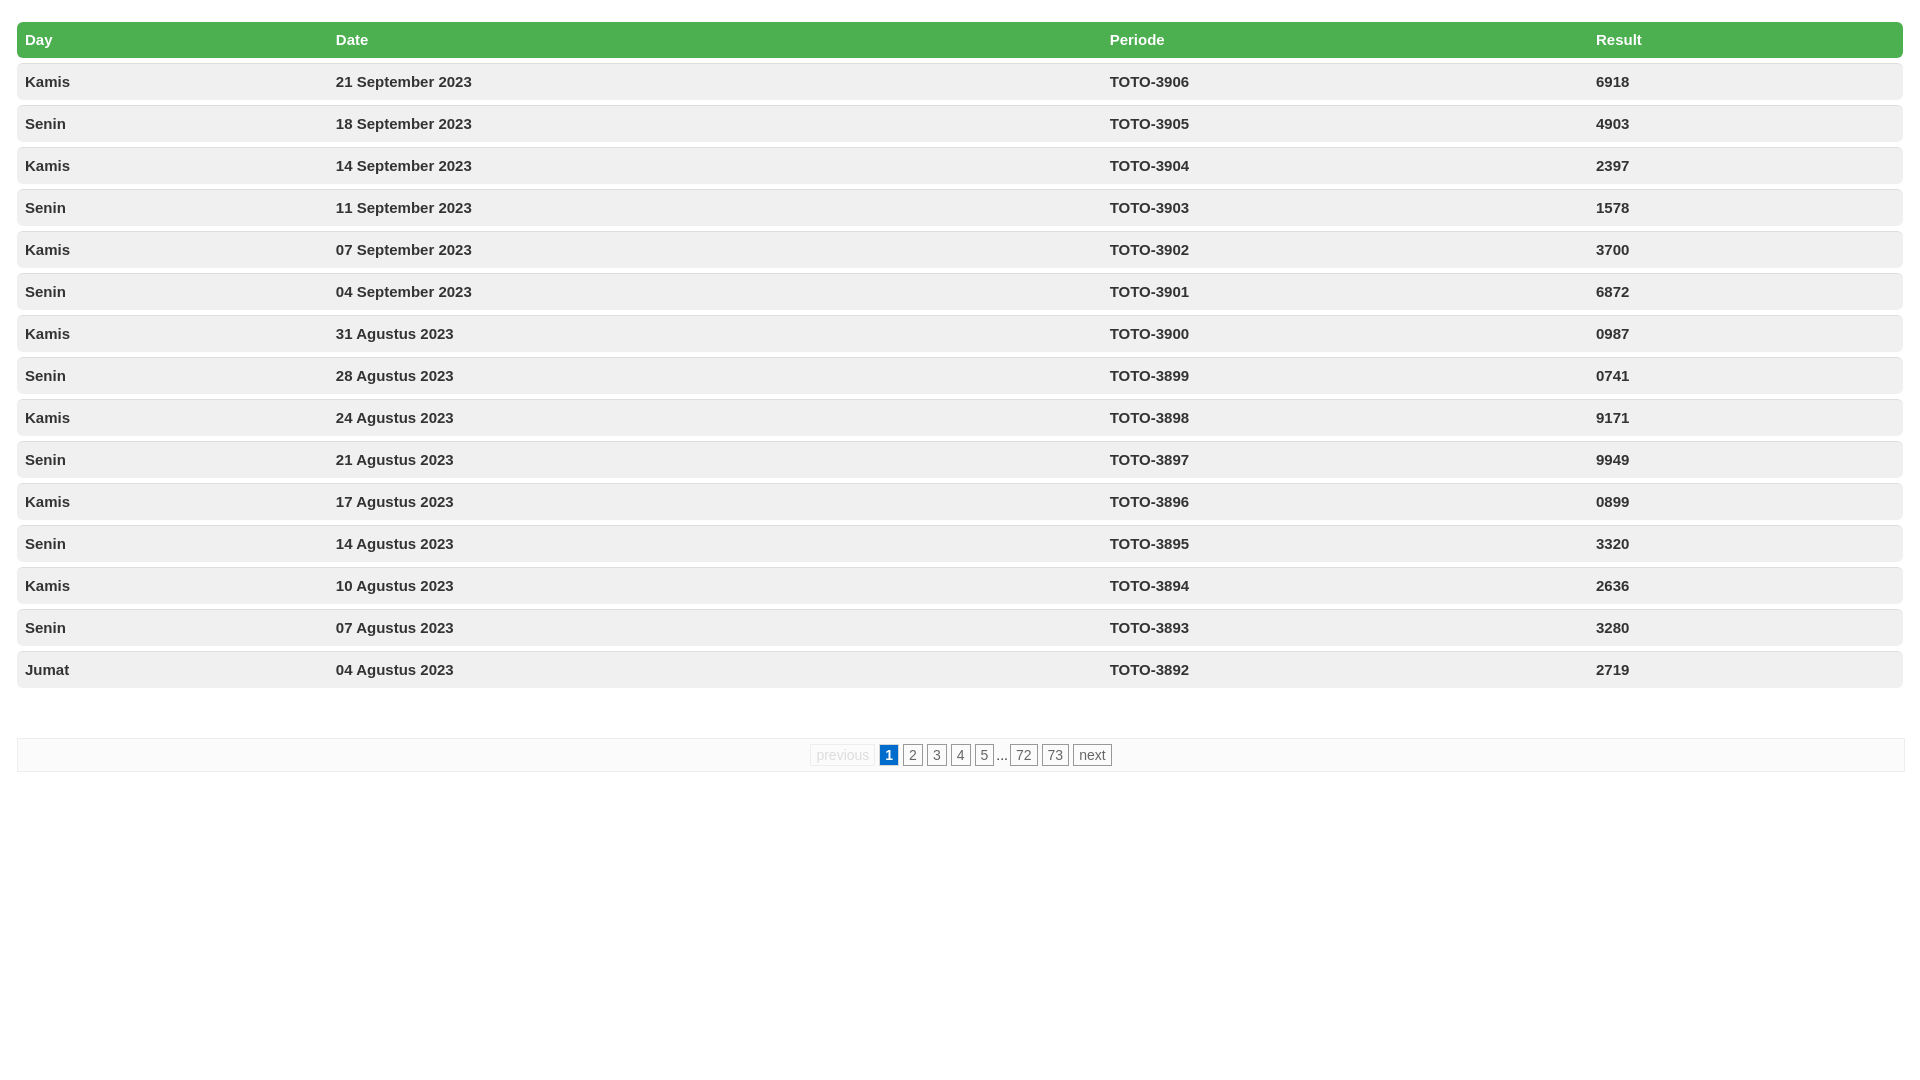  I want to click on 'next', so click(1090, 755).